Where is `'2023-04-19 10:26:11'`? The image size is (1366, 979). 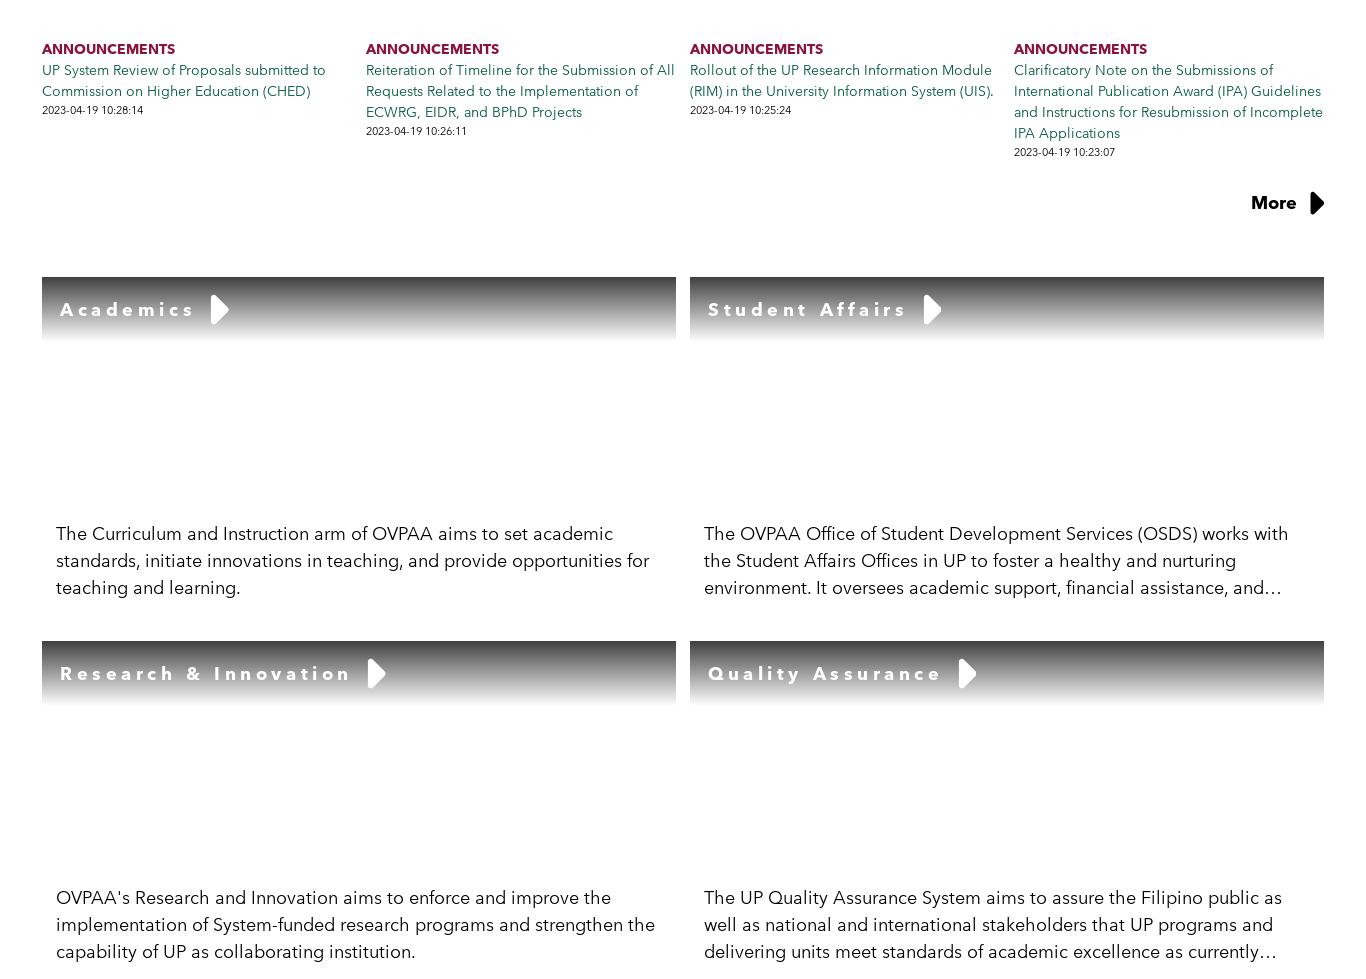 '2023-04-19 10:26:11' is located at coordinates (415, 130).